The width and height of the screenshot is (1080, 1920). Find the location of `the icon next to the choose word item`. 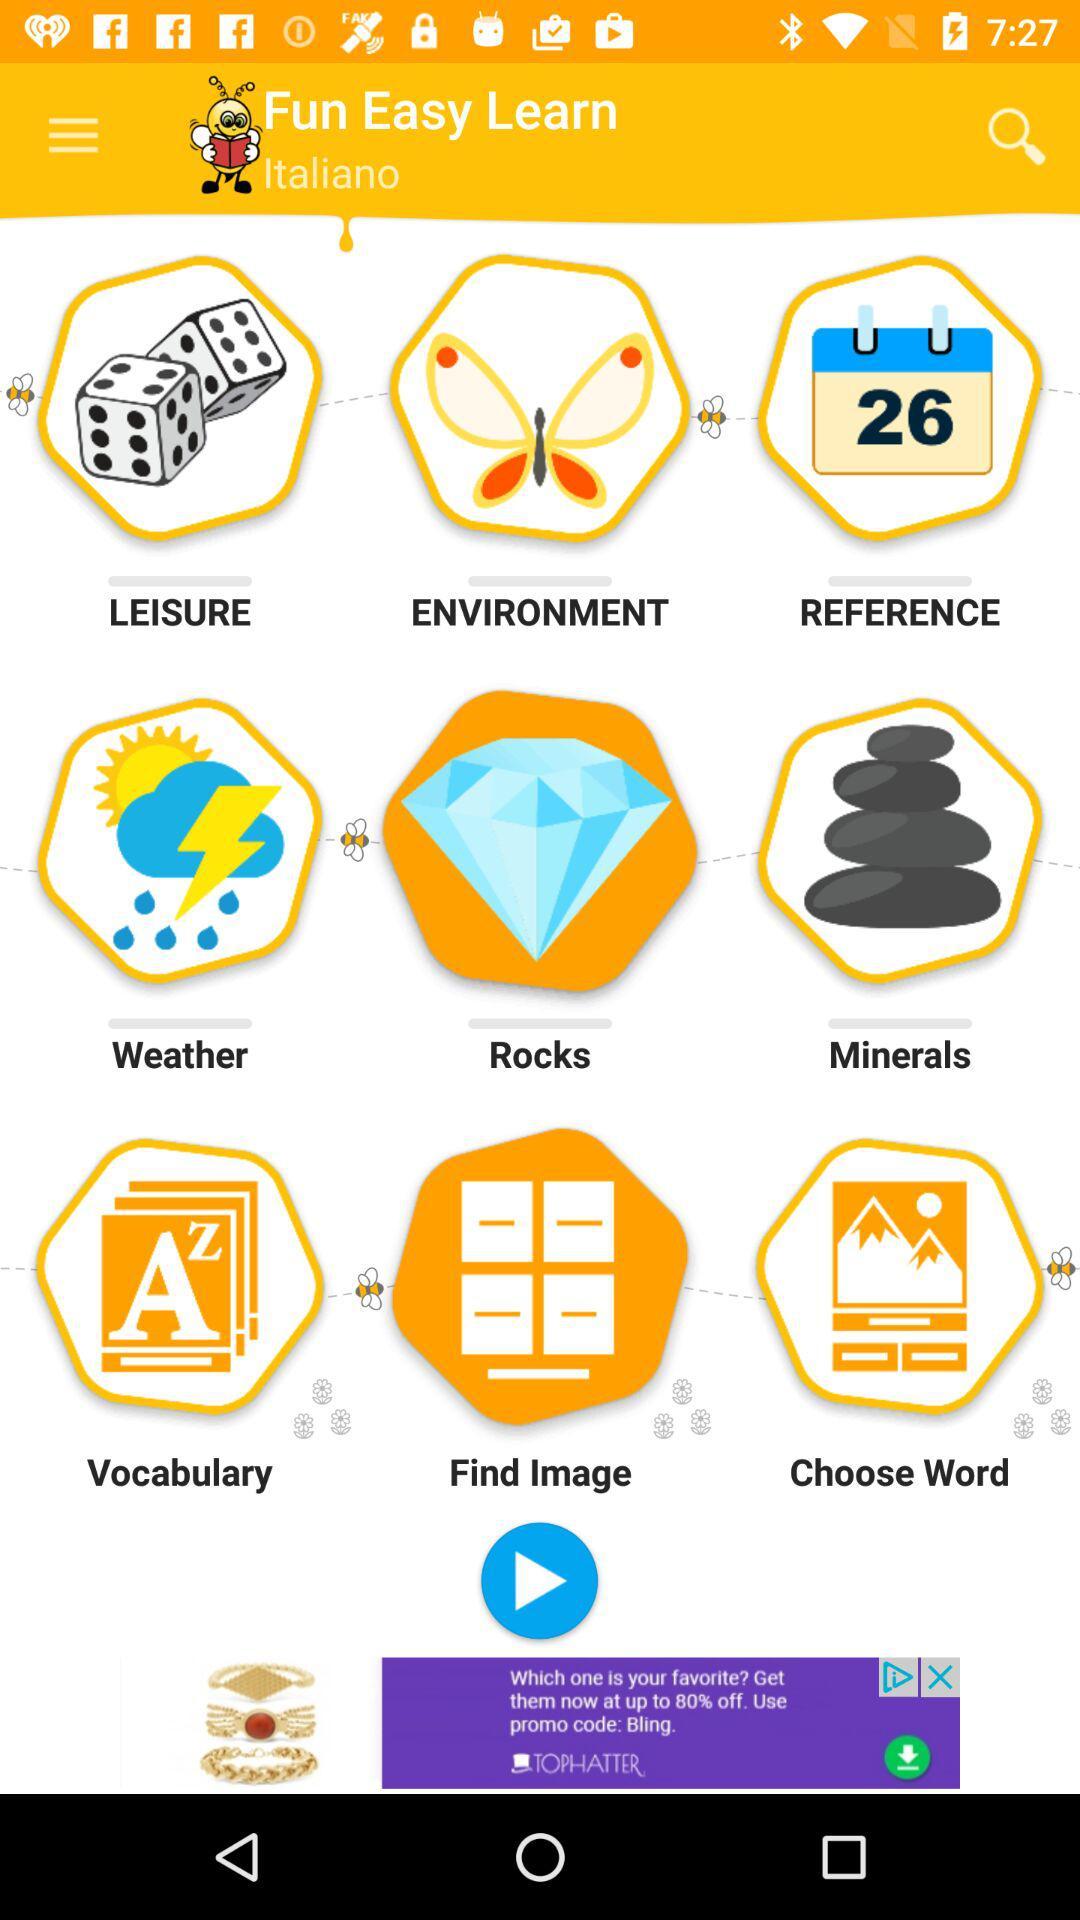

the icon next to the choose word item is located at coordinates (538, 1582).